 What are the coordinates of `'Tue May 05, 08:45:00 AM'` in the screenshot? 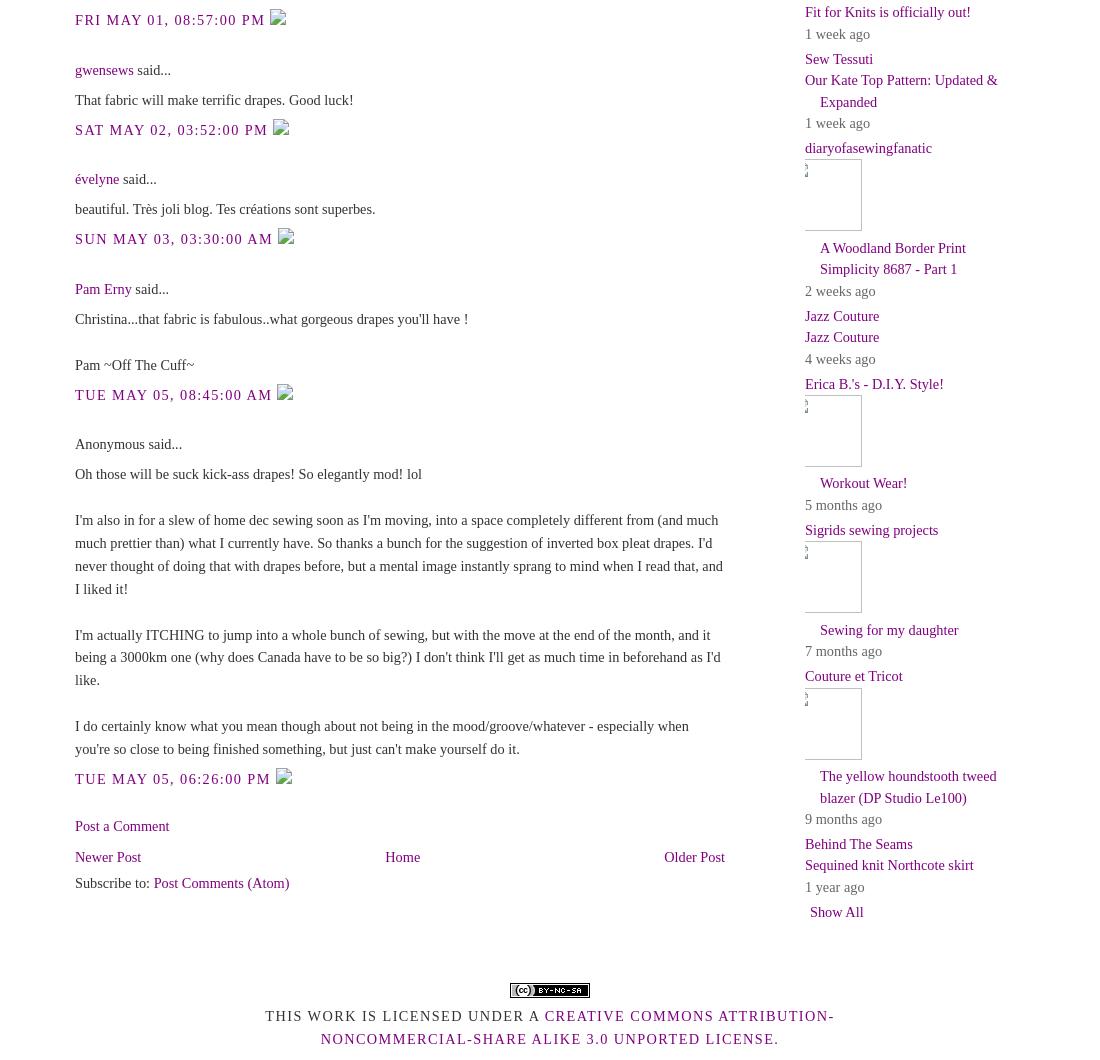 It's located at (175, 394).